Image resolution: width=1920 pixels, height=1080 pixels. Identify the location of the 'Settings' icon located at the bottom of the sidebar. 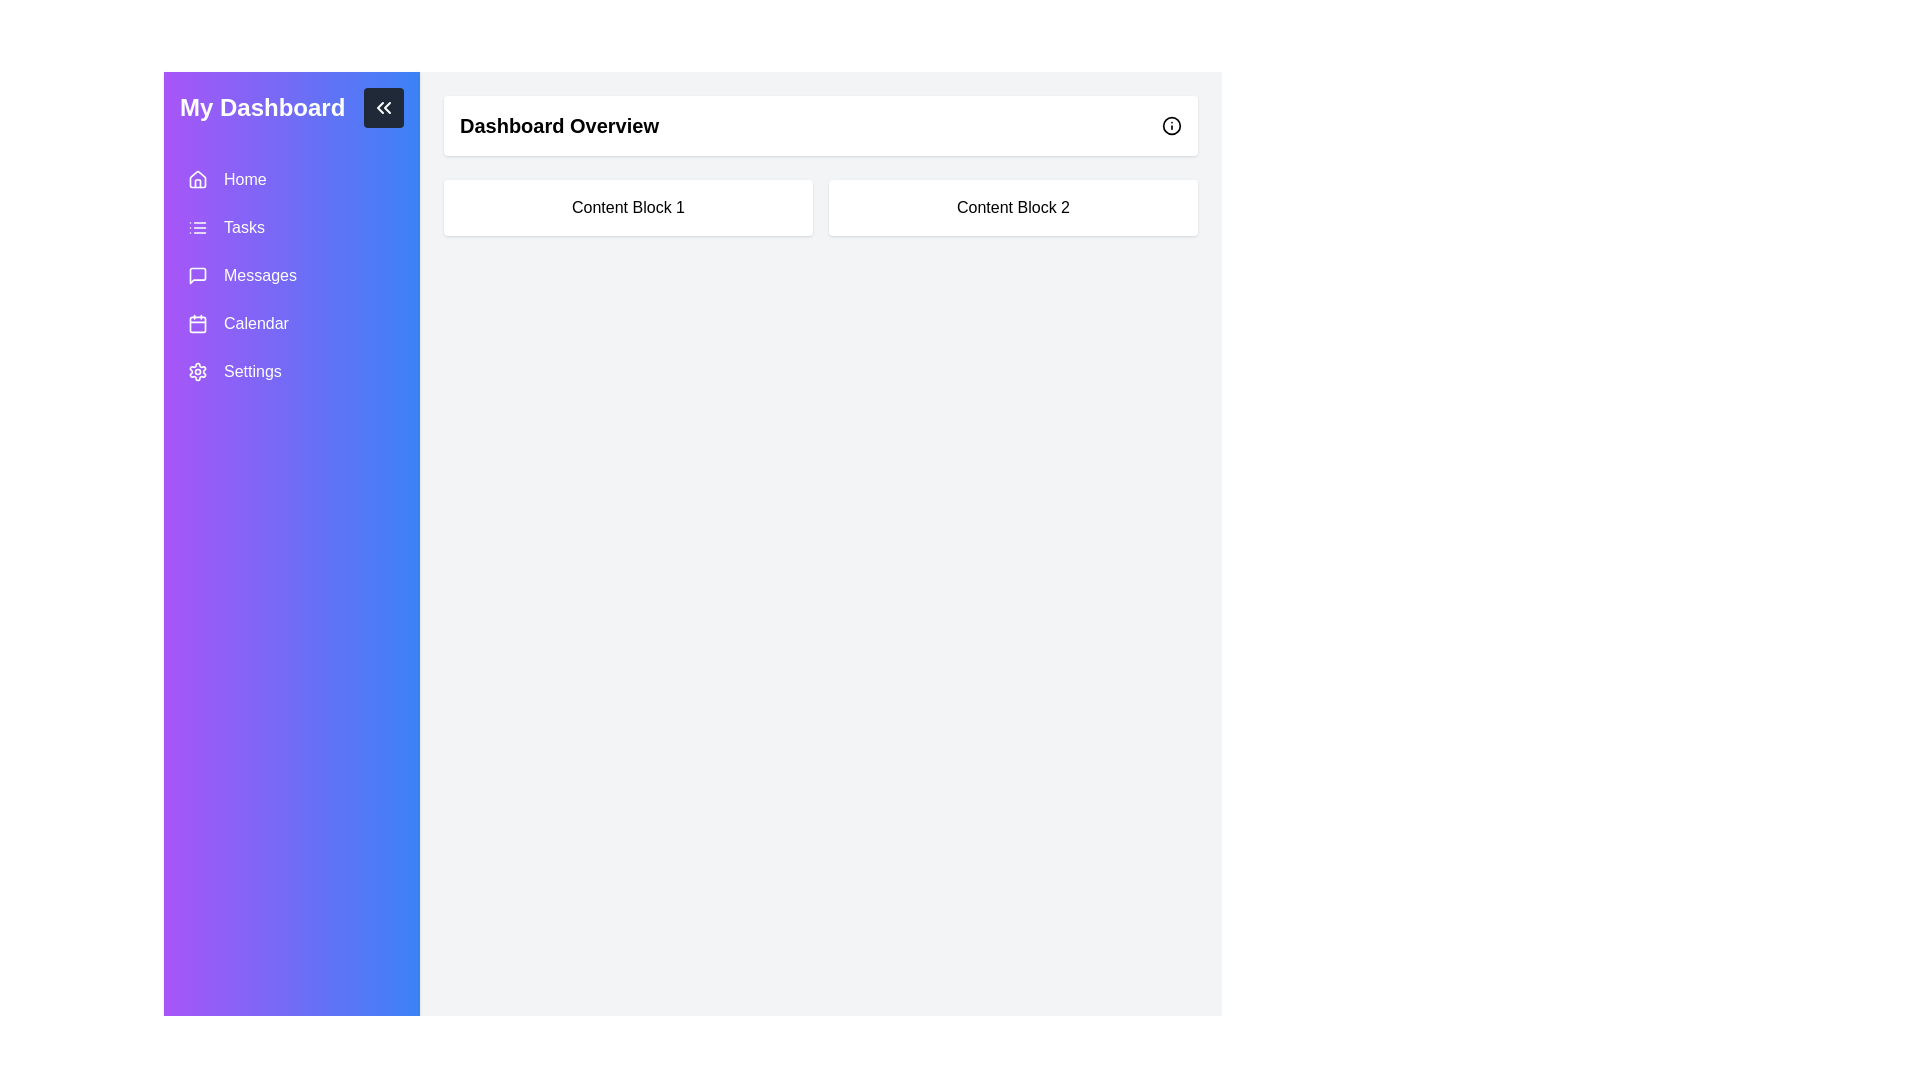
(197, 371).